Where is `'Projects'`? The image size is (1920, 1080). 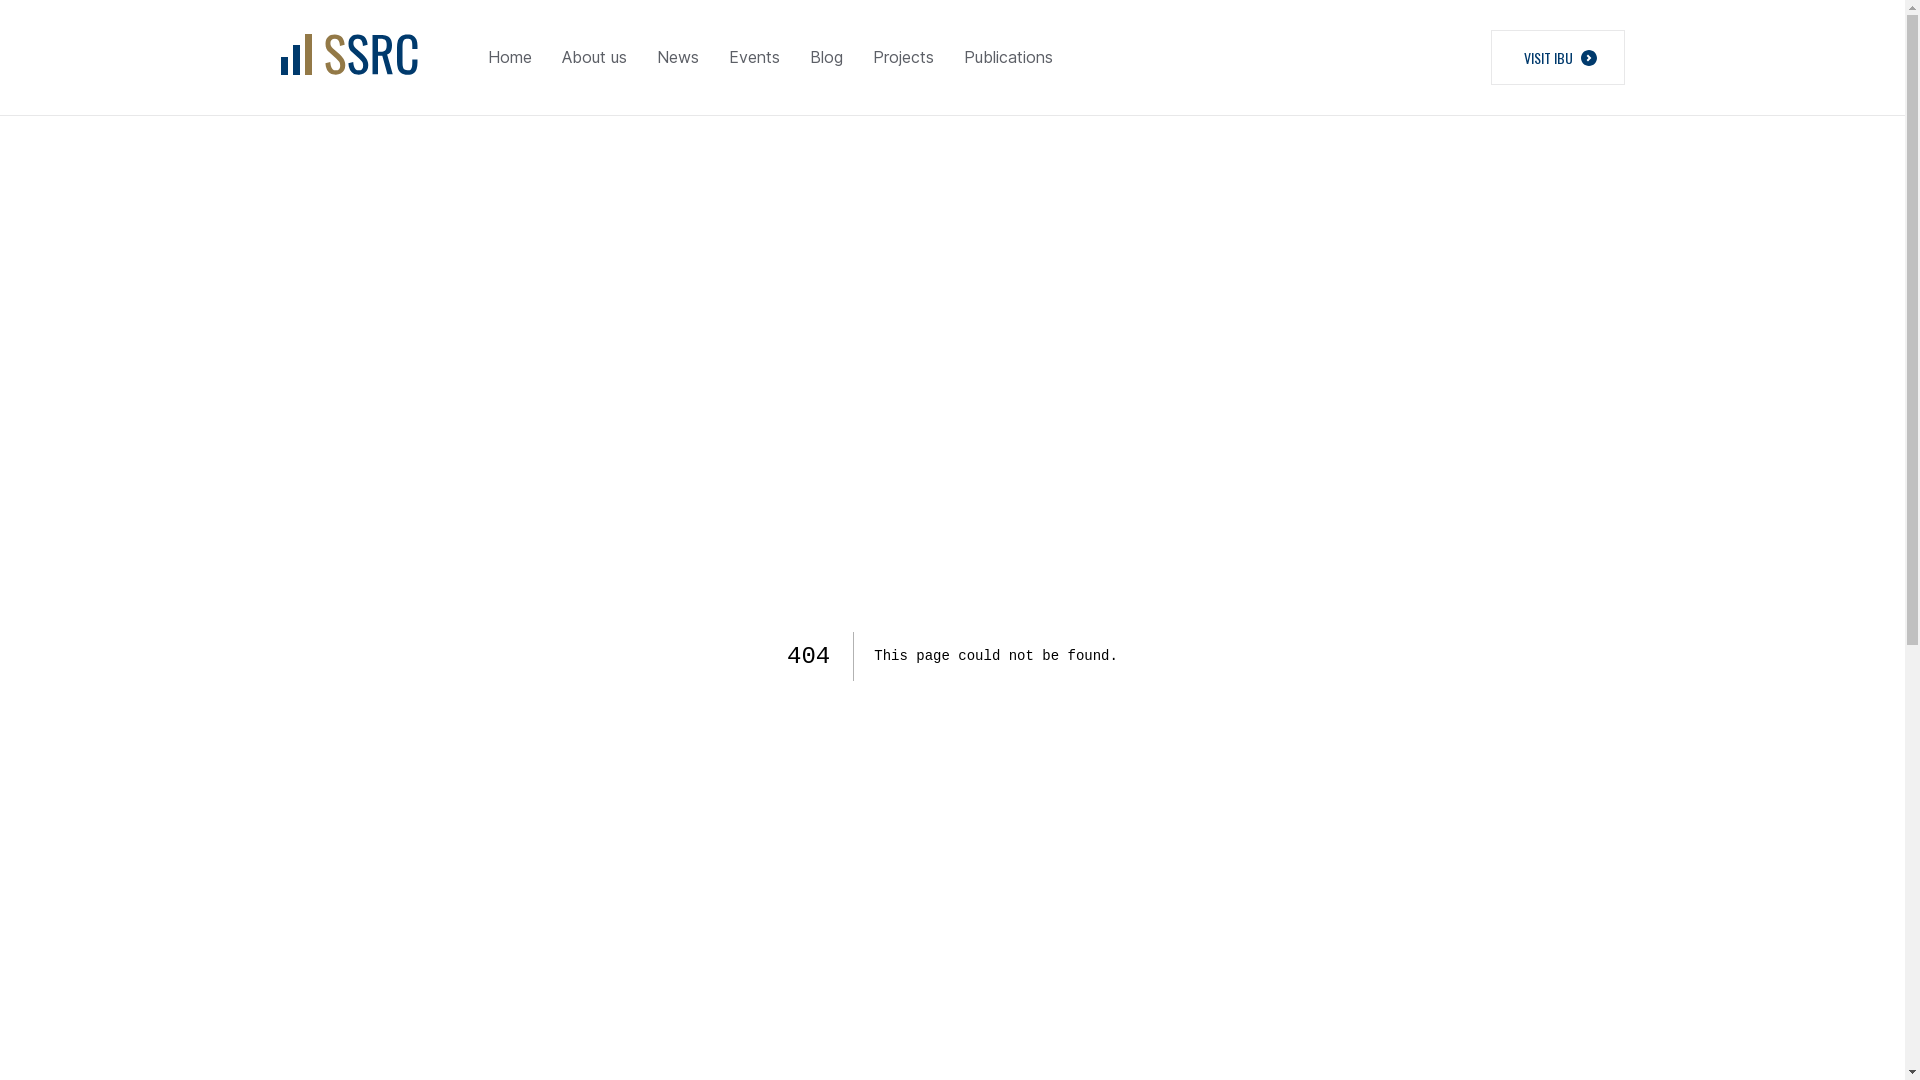 'Projects' is located at coordinates (901, 56).